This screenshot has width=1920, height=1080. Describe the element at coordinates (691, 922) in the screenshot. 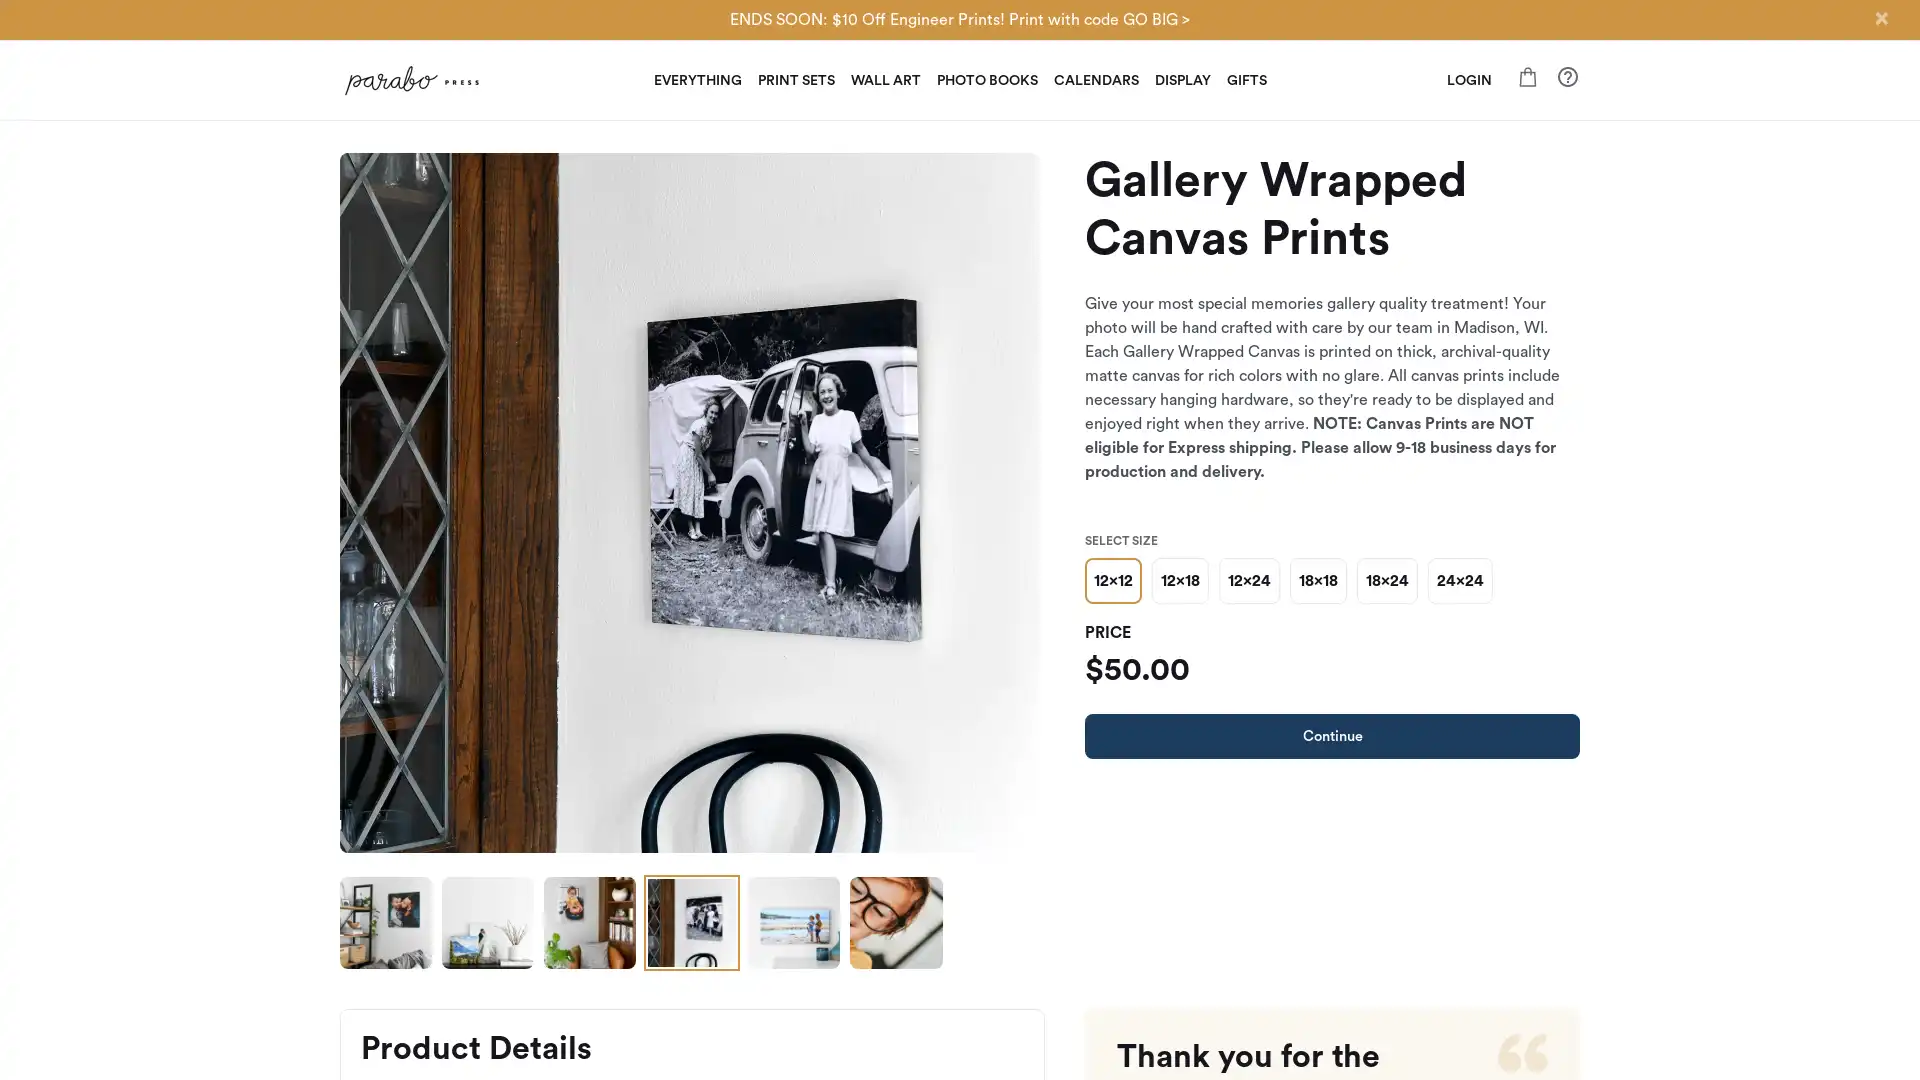

I see `slide dot` at that location.